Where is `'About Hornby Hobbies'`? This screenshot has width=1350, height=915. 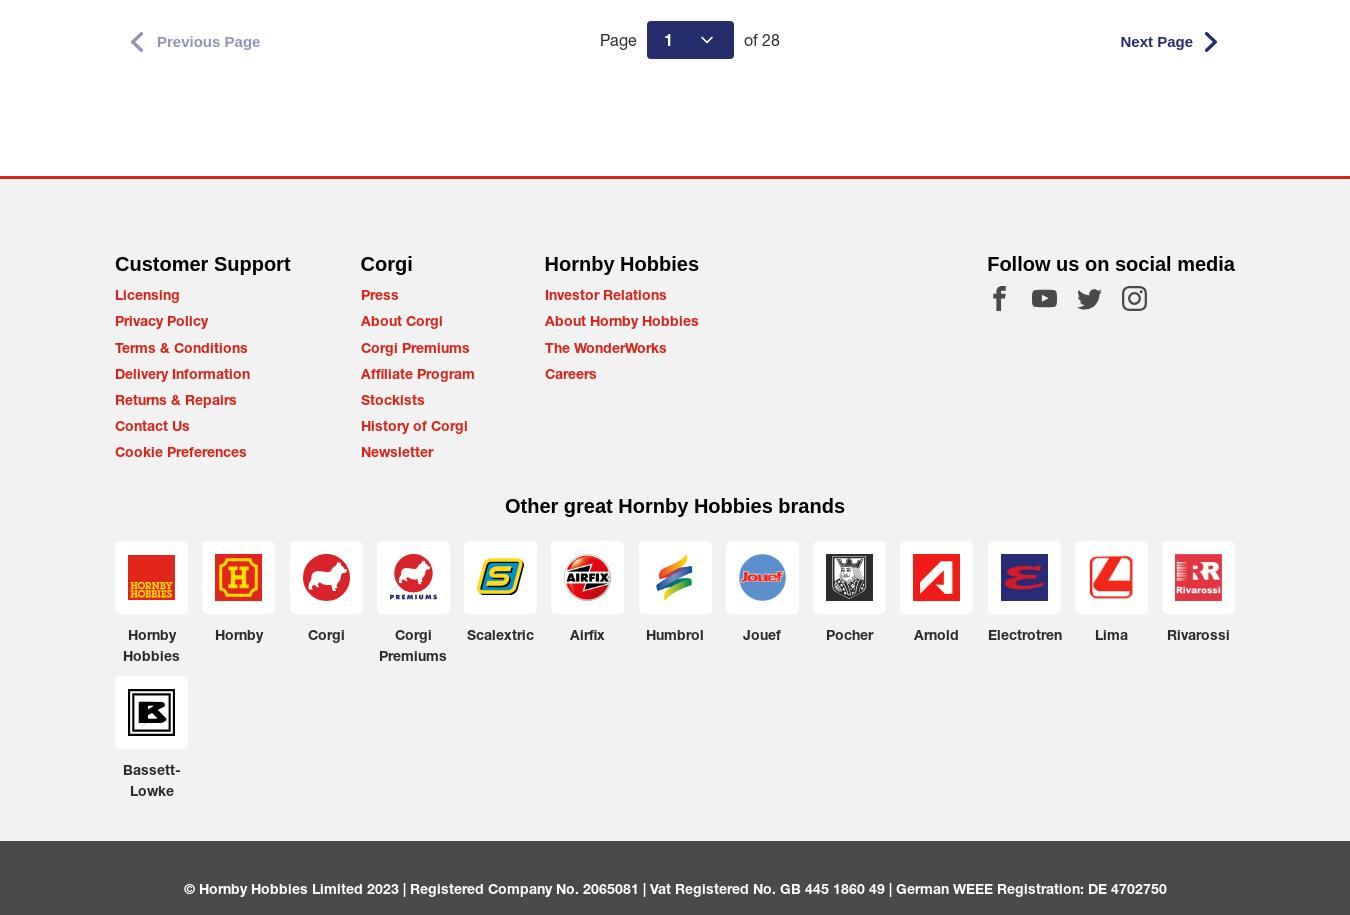 'About Hornby Hobbies' is located at coordinates (621, 320).